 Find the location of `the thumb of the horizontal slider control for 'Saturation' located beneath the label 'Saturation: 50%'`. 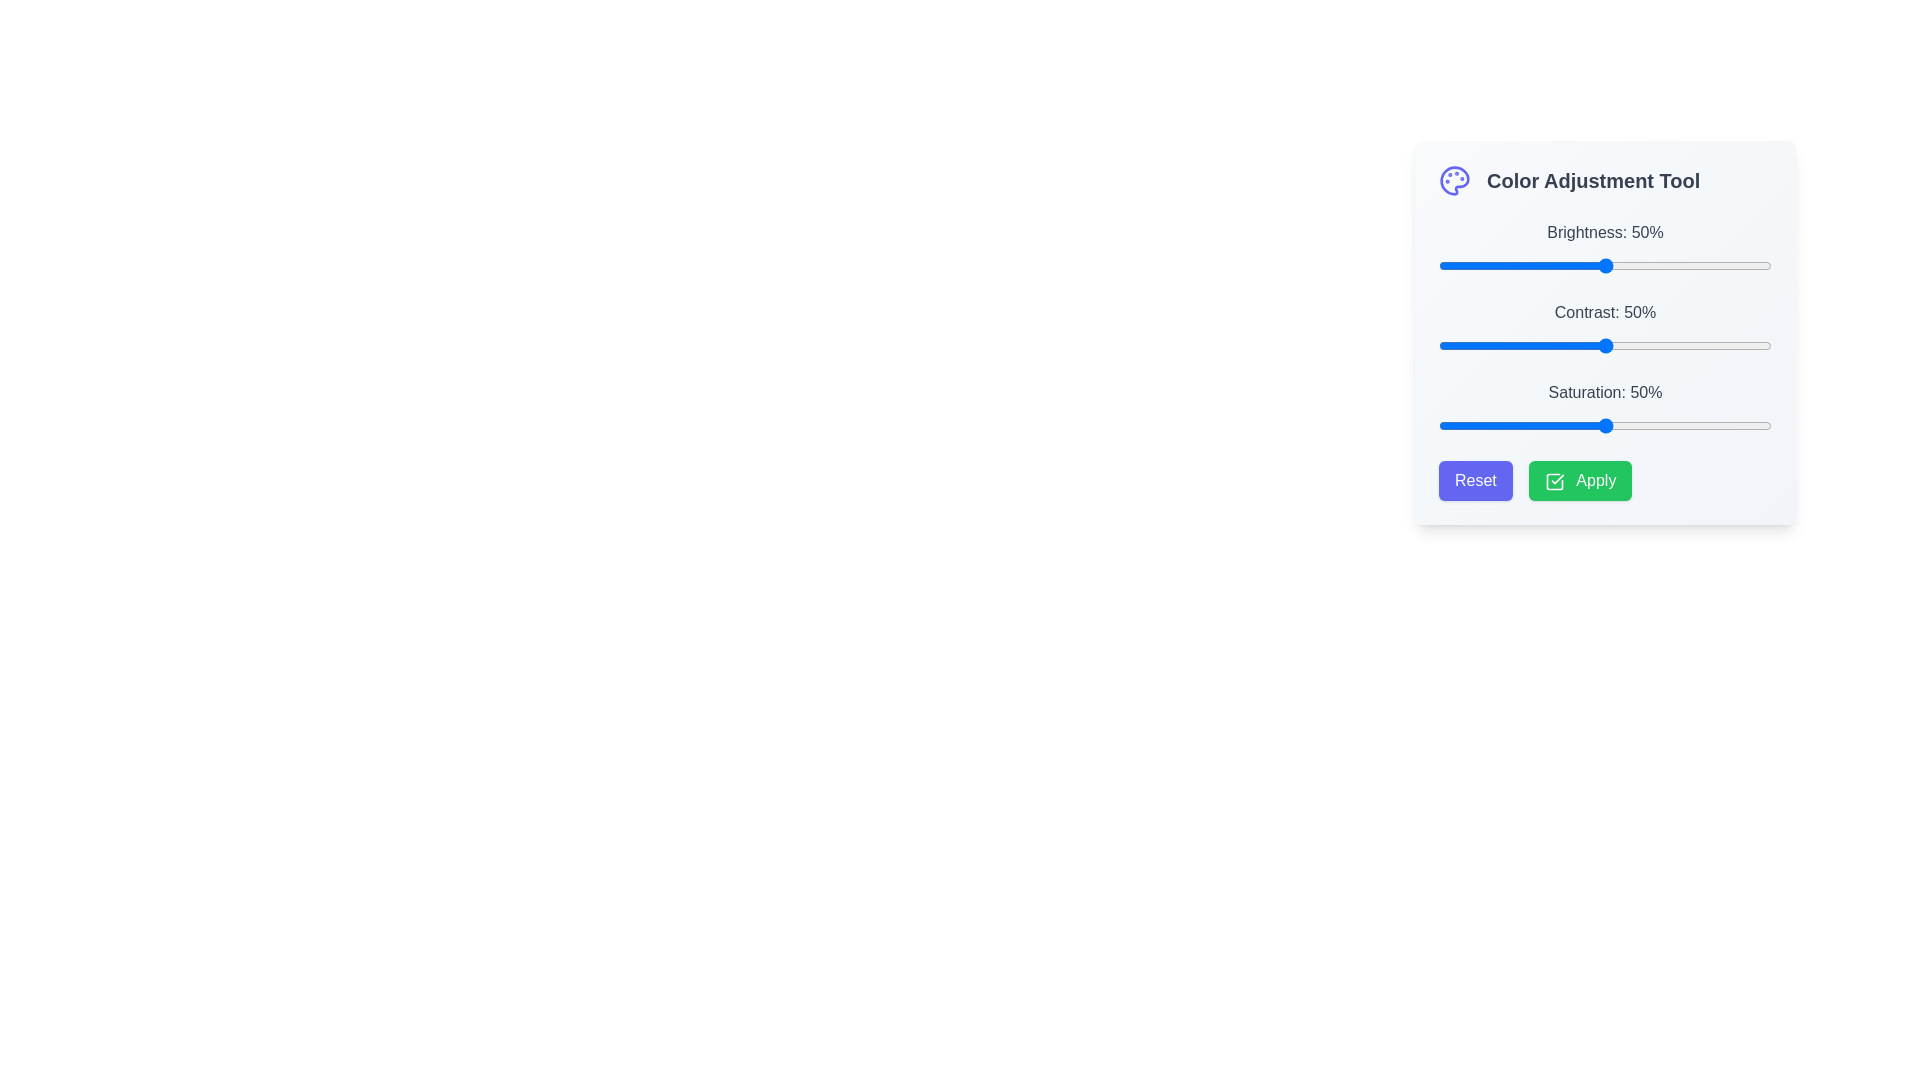

the thumb of the horizontal slider control for 'Saturation' located beneath the label 'Saturation: 50%' is located at coordinates (1605, 424).